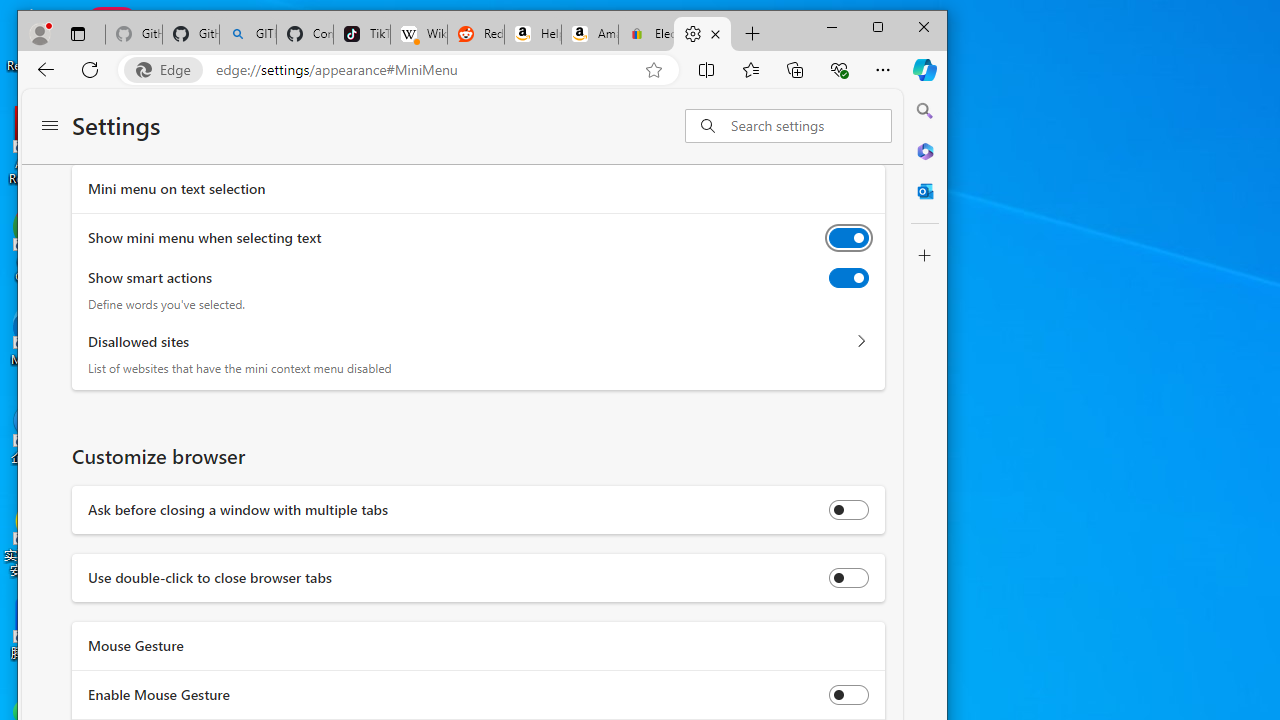  Describe the element at coordinates (247, 34) in the screenshot. I see `'GITHUB - Search'` at that location.